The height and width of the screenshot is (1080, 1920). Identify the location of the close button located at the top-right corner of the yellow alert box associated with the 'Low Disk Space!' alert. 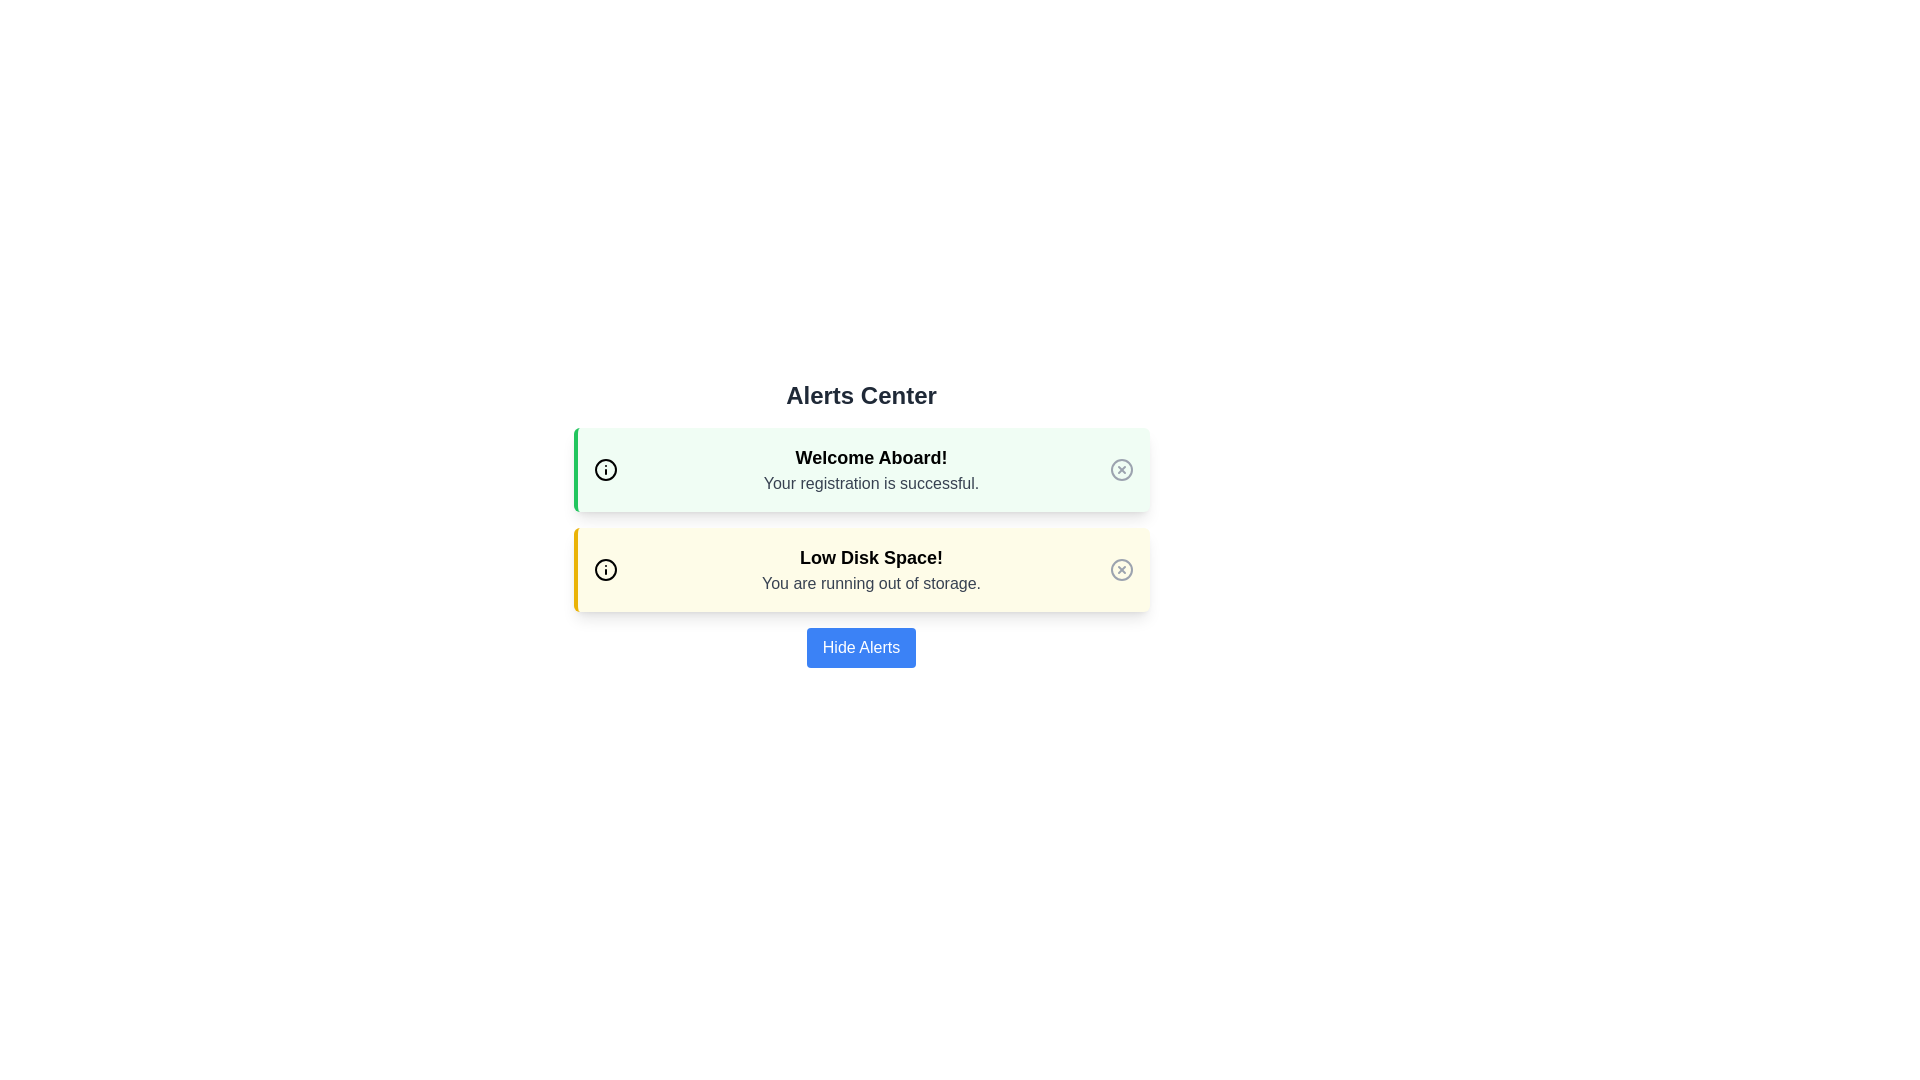
(1121, 570).